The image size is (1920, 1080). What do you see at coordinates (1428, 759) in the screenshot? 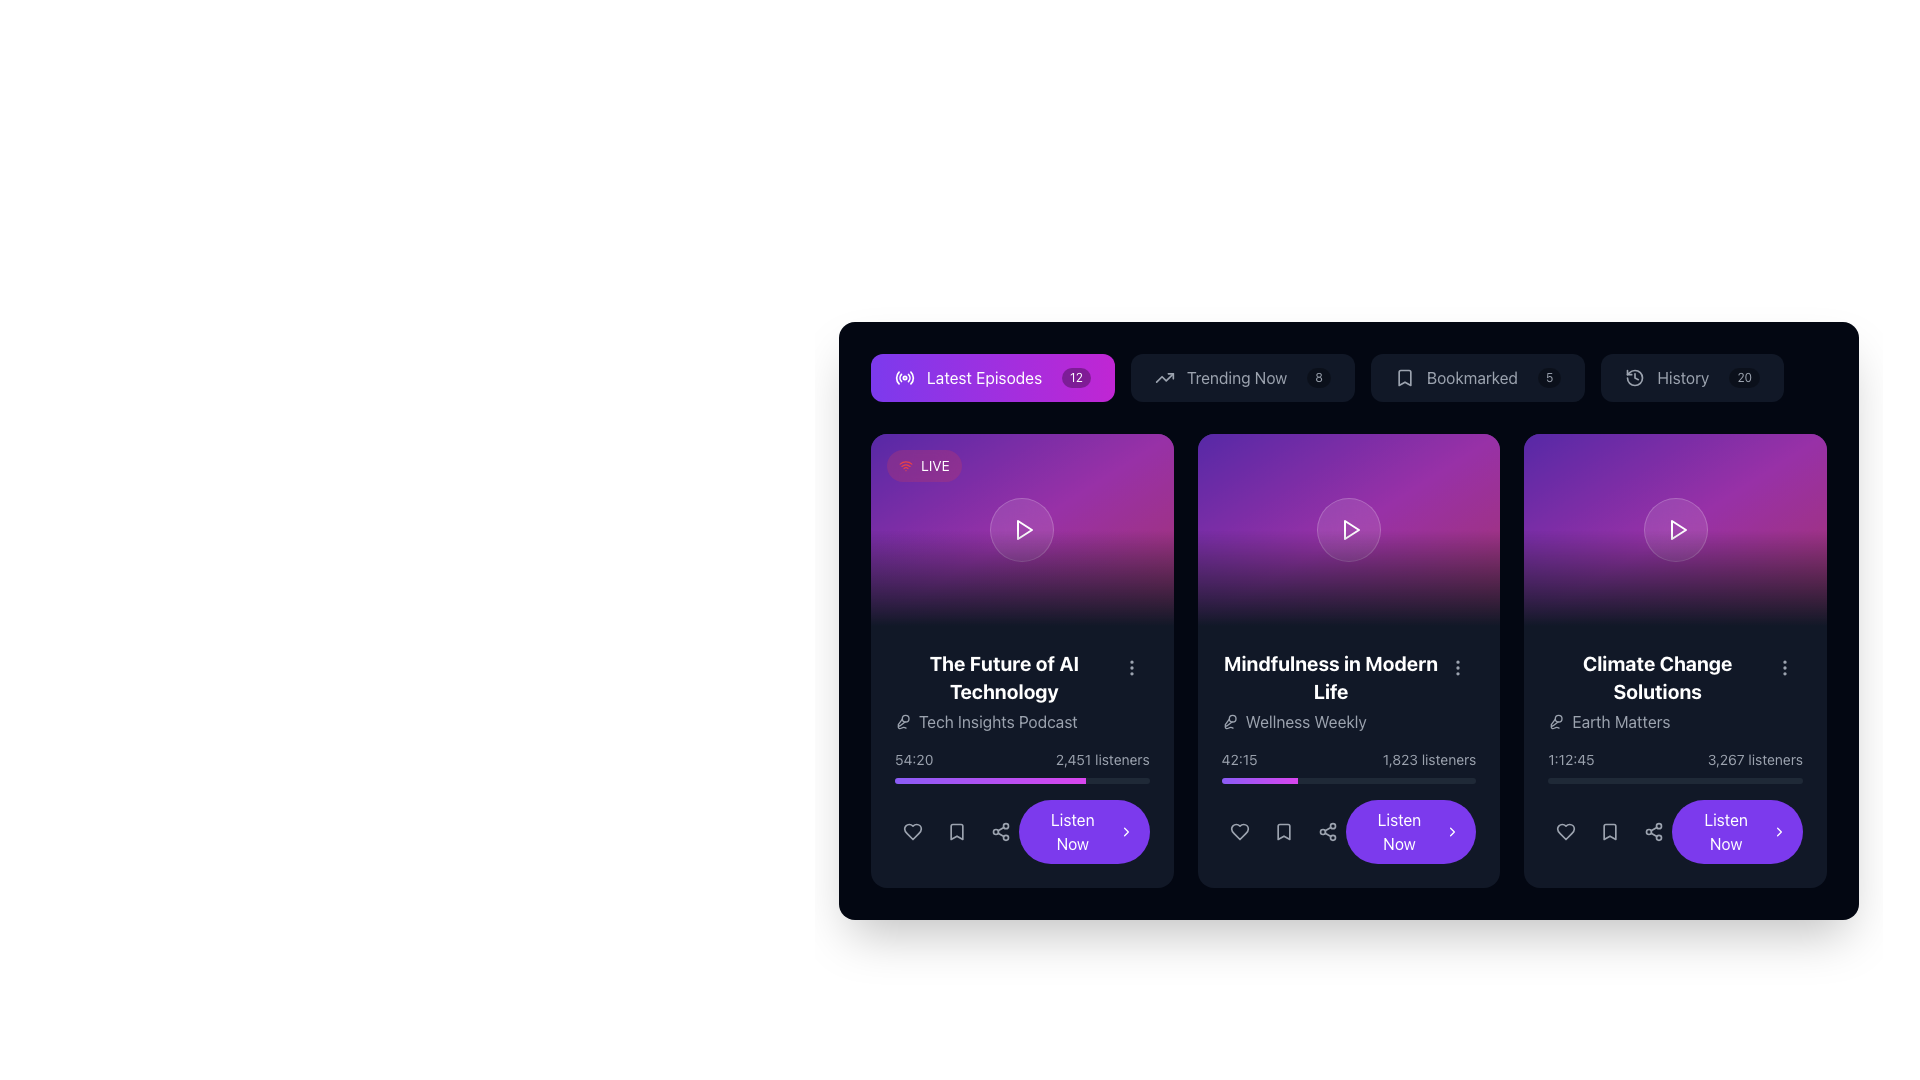
I see `the static text label displaying '1,823 listeners' located below the title 'Mindfulness in Modern Life' and above the 'Listen Now' button in the podcast card` at bounding box center [1428, 759].